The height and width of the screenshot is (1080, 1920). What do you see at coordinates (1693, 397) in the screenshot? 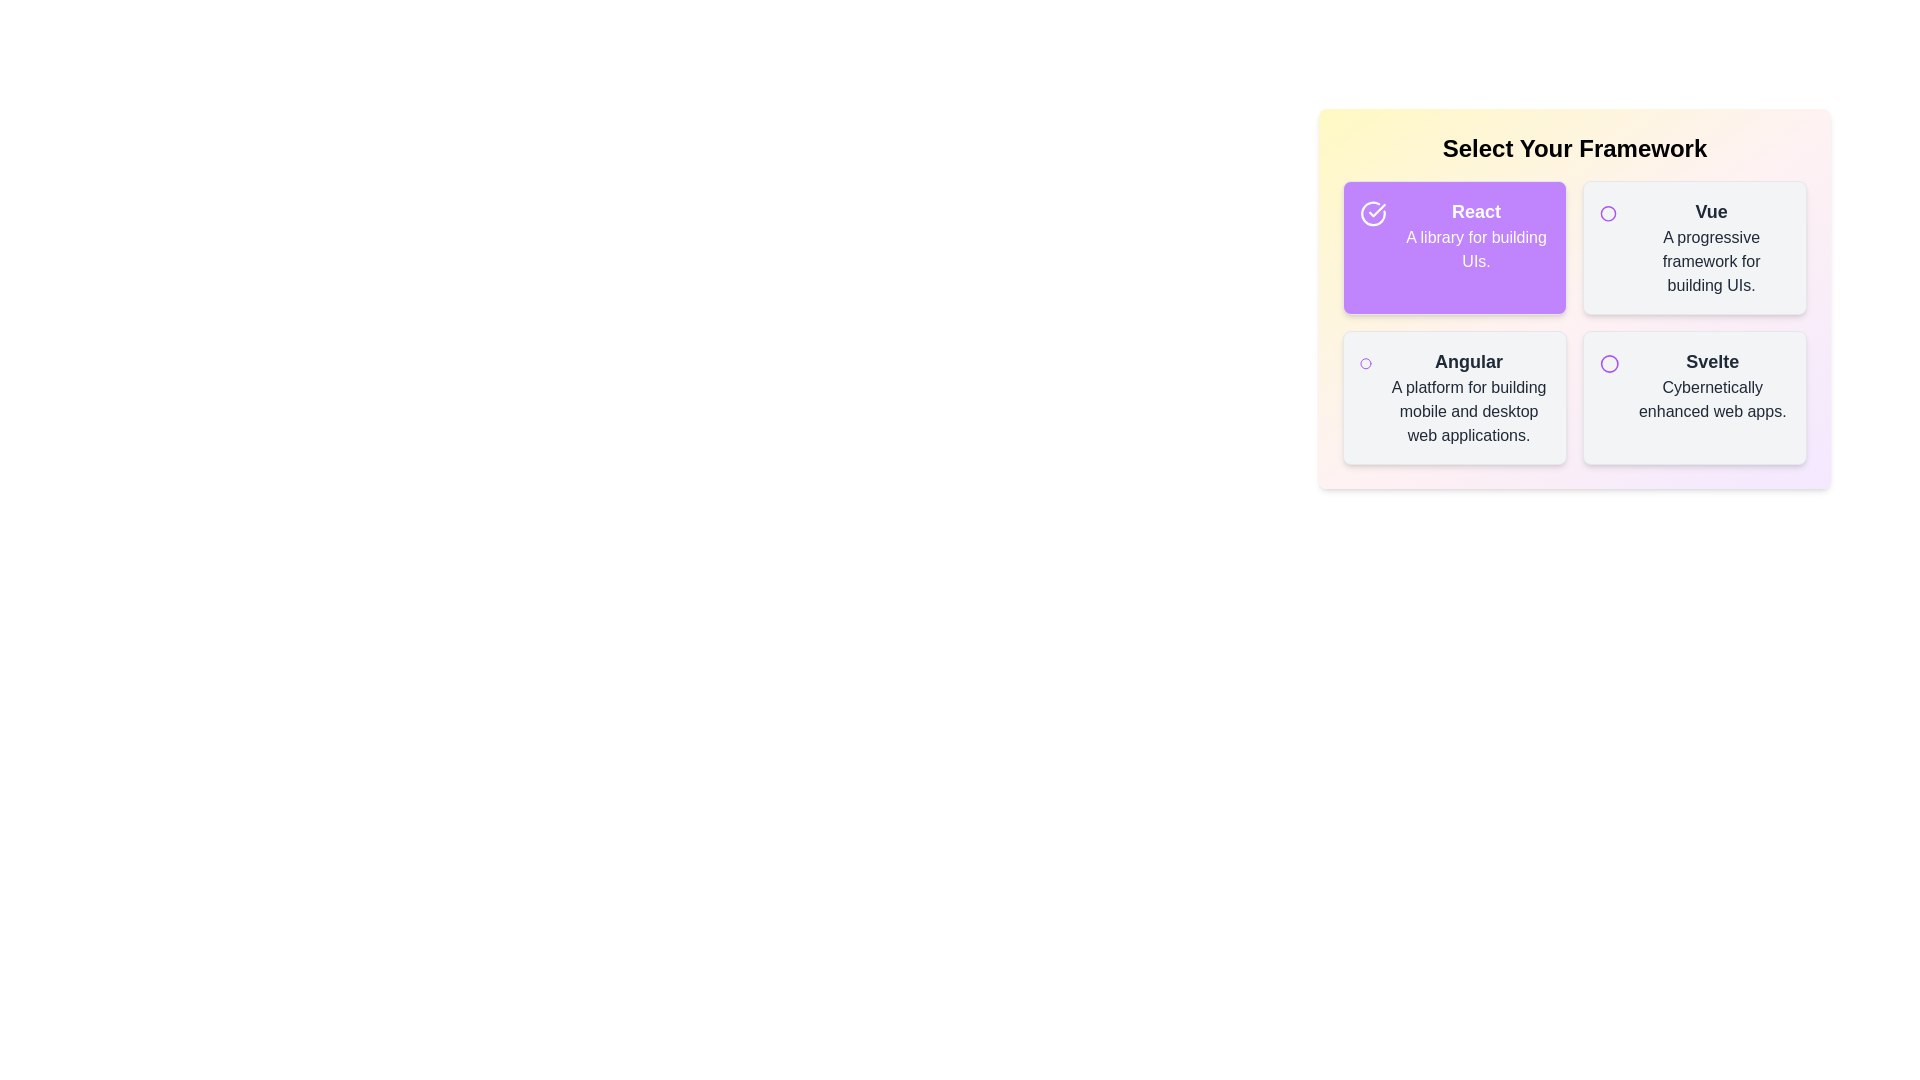
I see `the item labeled Svelte to observe its hover effect` at bounding box center [1693, 397].